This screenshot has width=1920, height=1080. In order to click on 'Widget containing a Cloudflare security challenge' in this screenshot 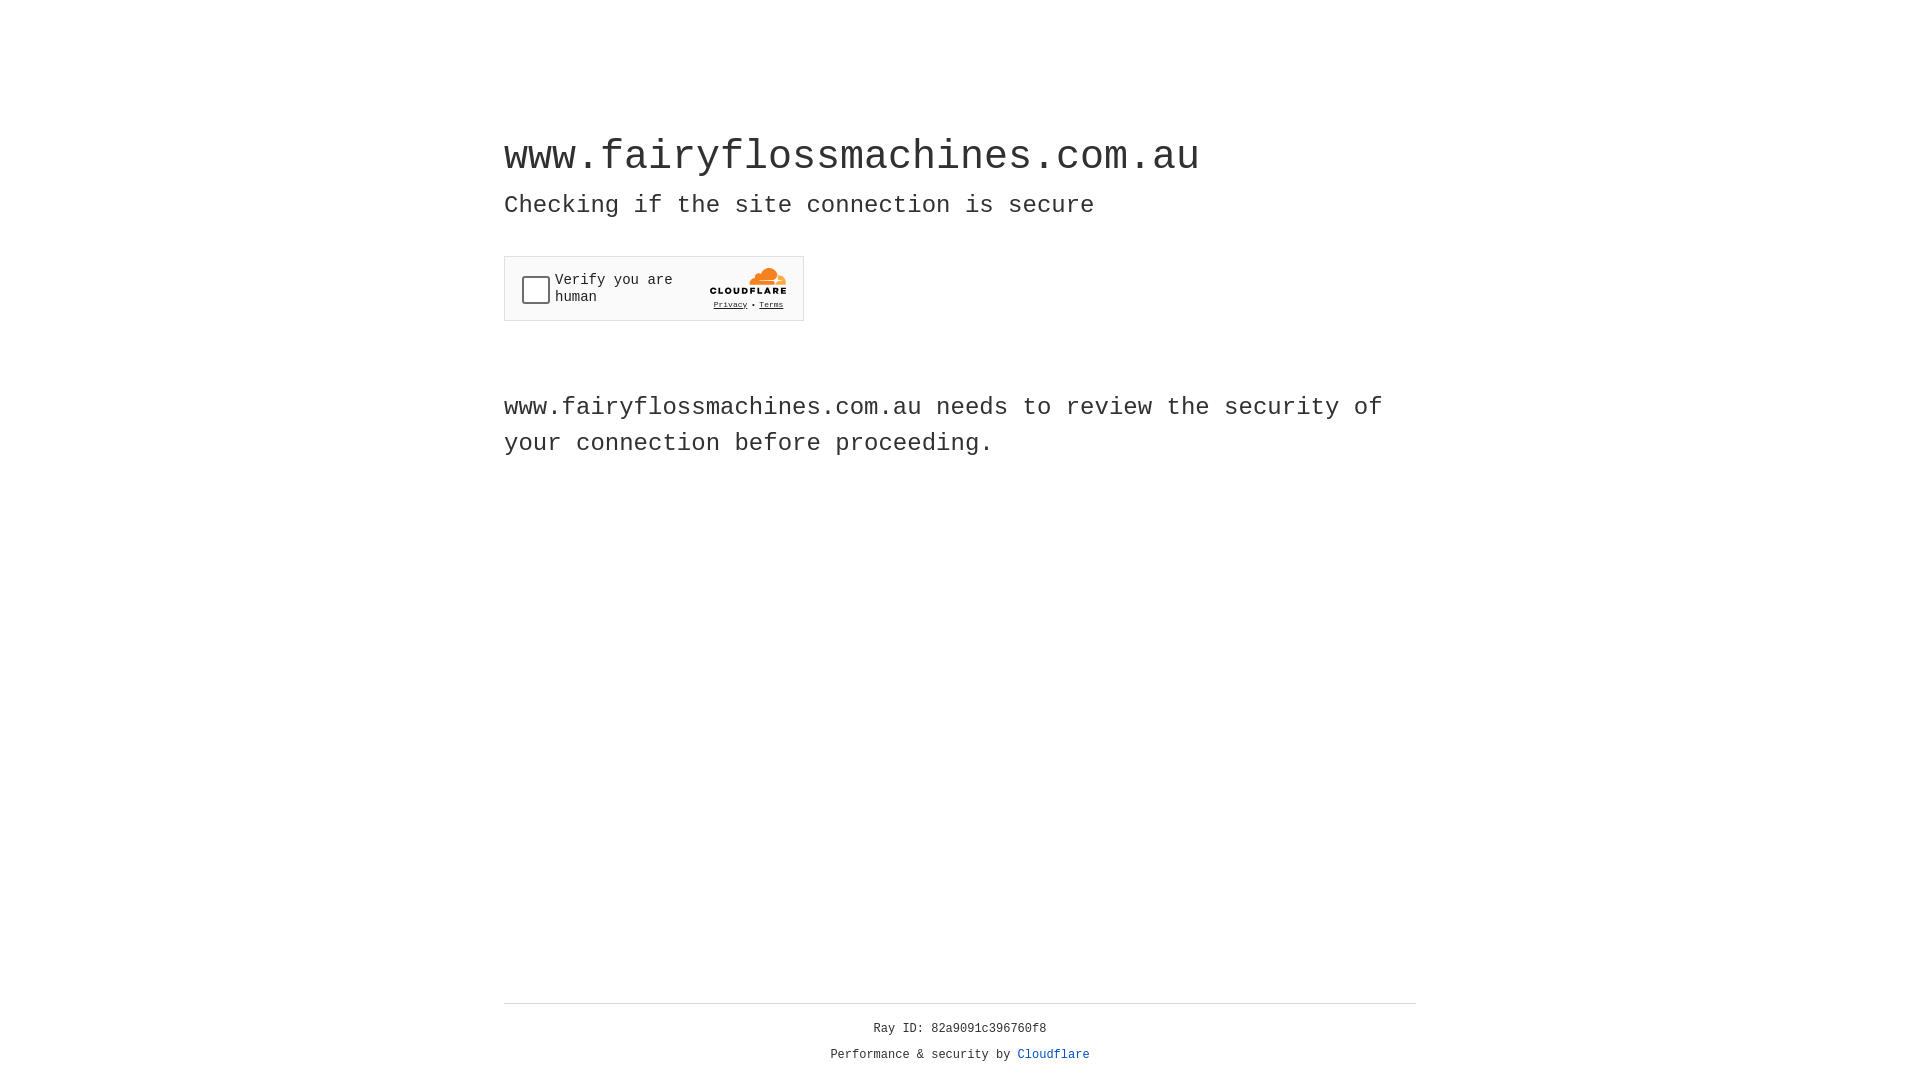, I will do `click(653, 288)`.